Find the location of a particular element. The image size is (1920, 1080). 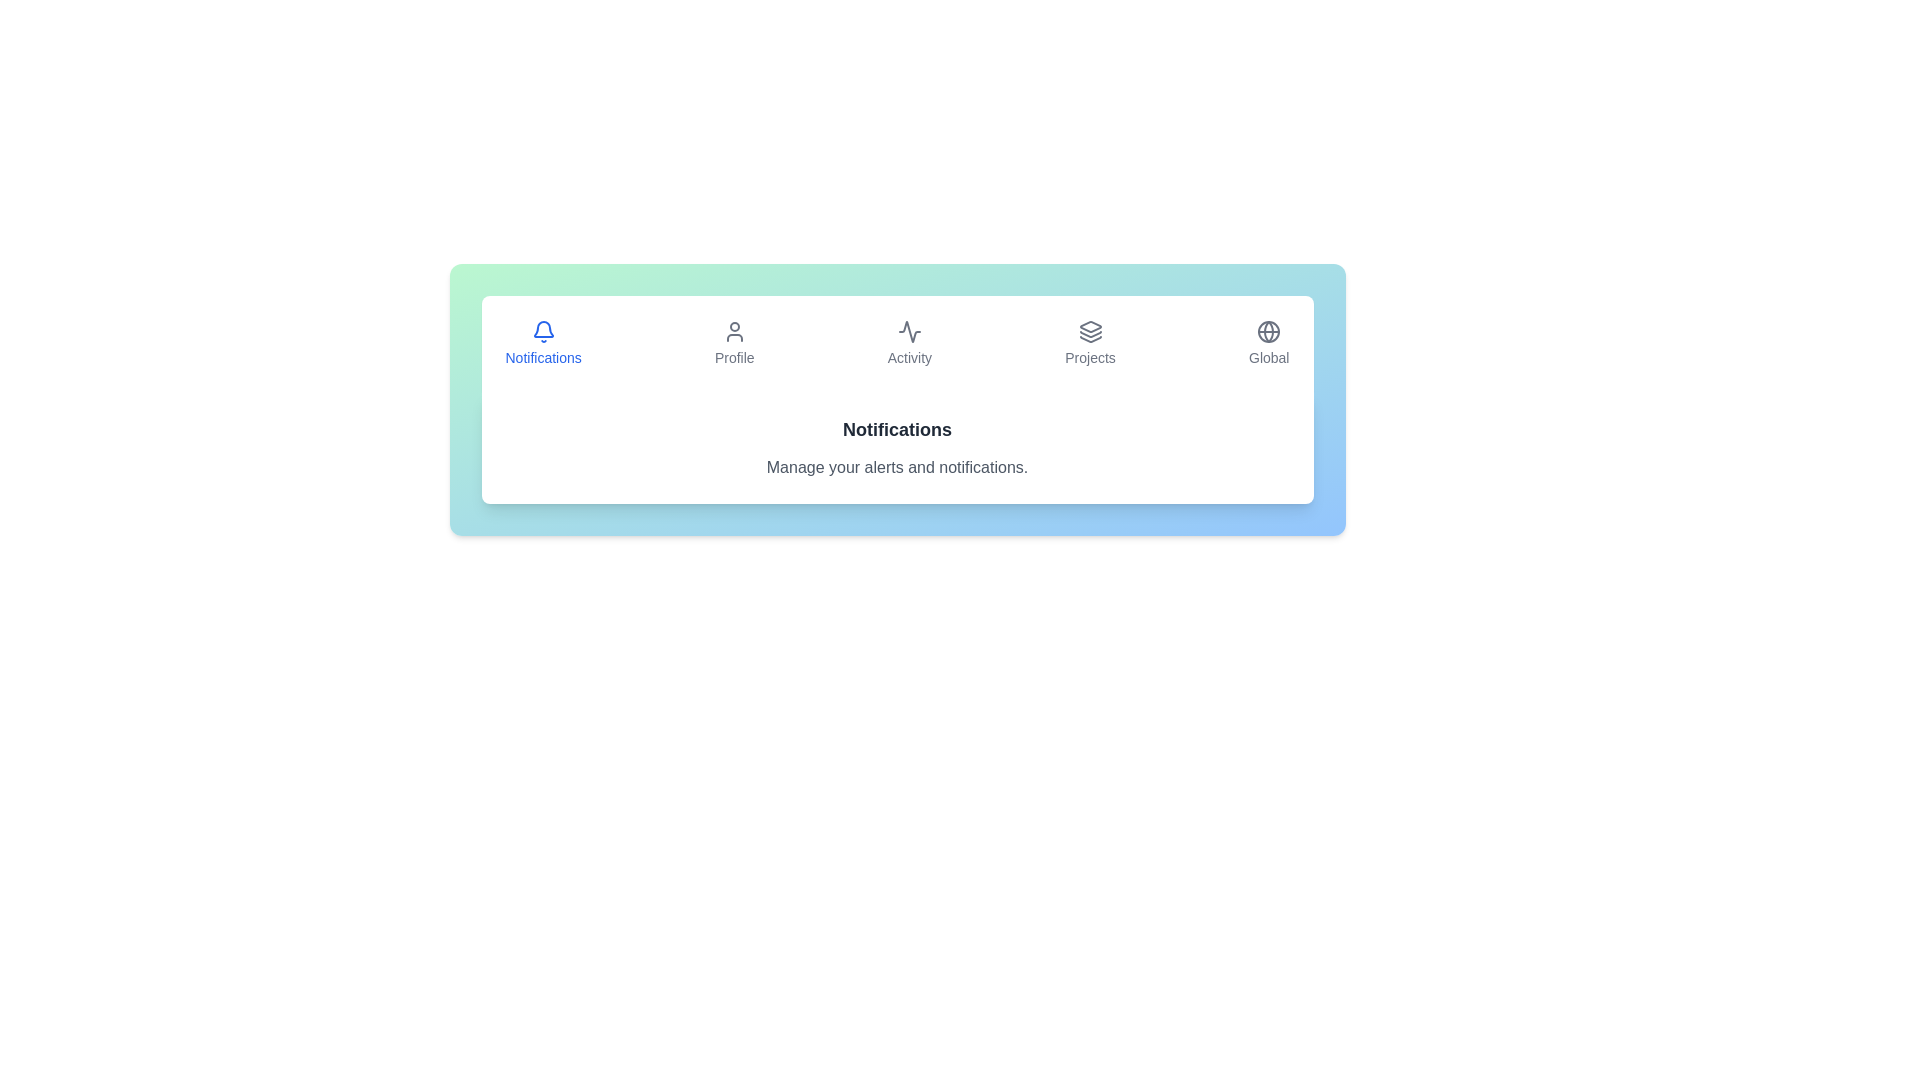

the Notifications tab by clicking on its button is located at coordinates (543, 342).